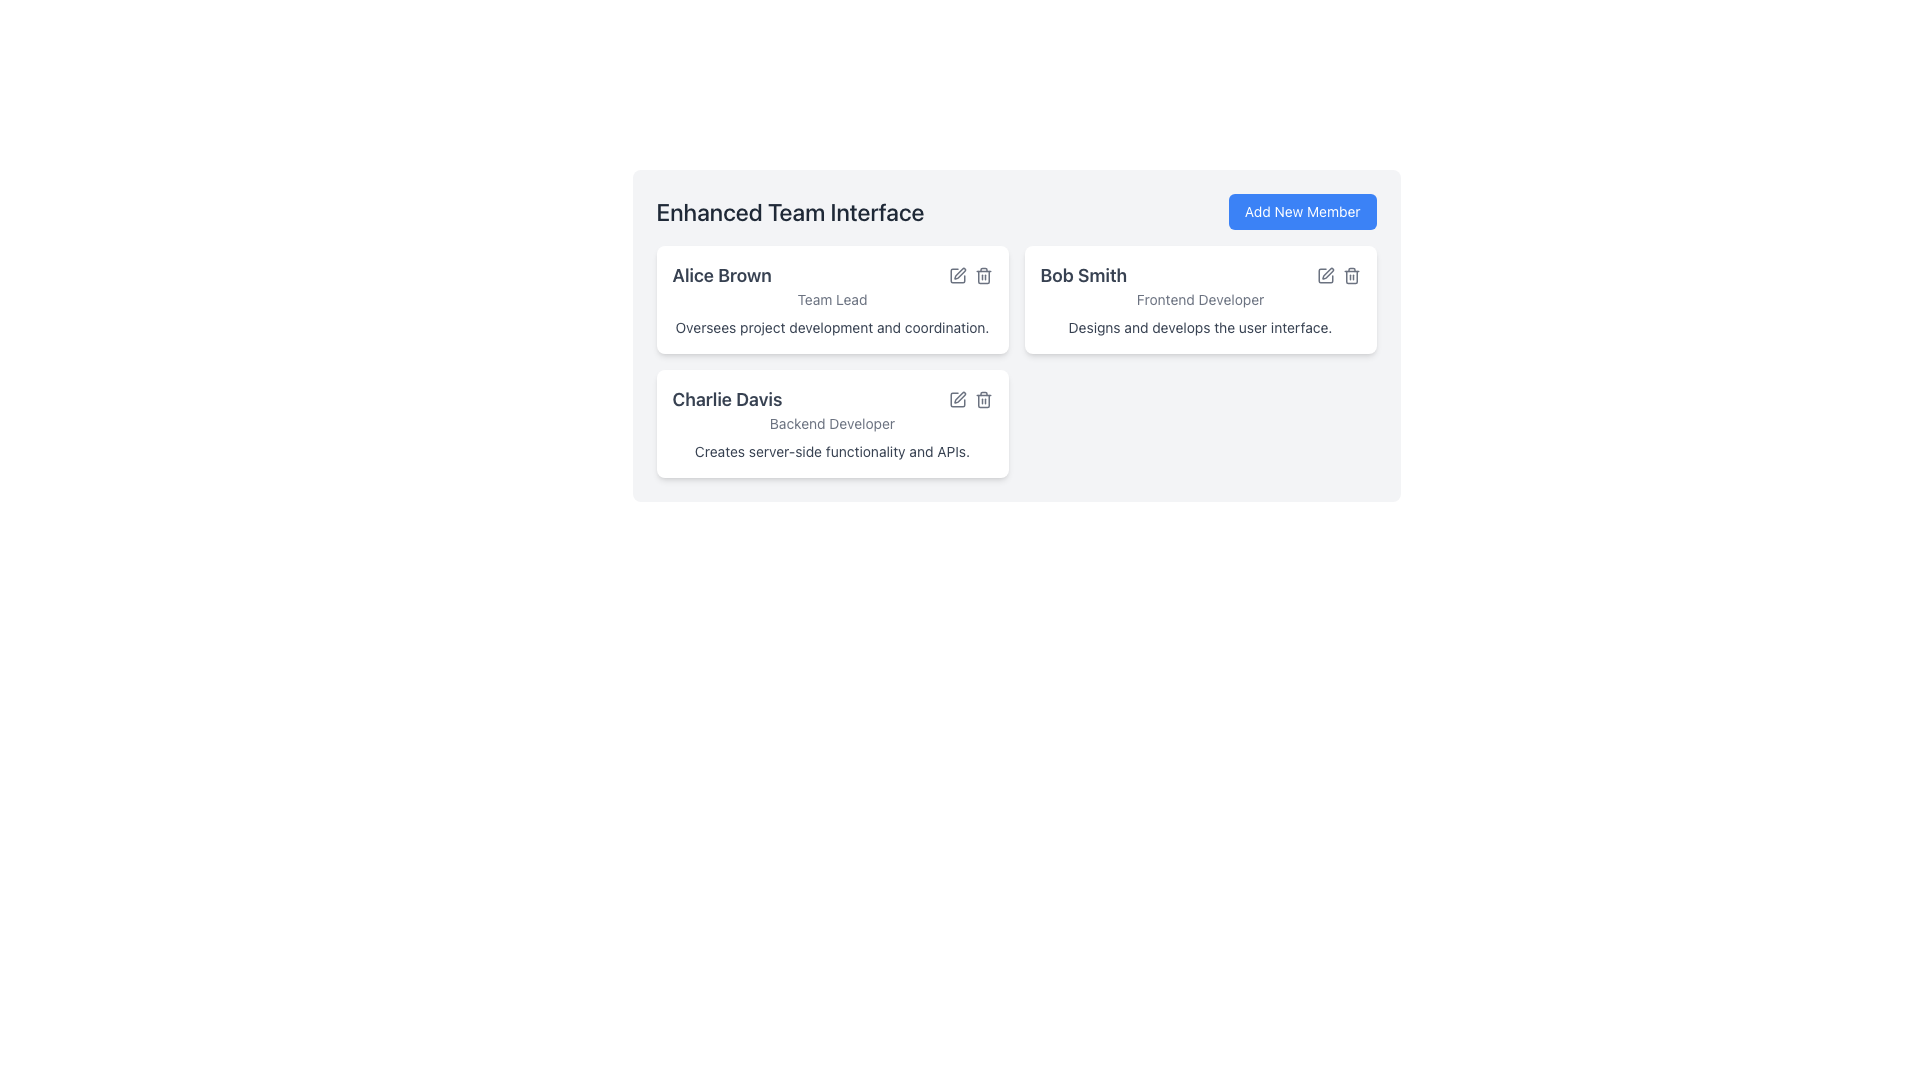  I want to click on the informational card displaying the name 'Charlie Davis', which is the third card in a three-card grid layout located at the bottom-left section, so click(832, 423).